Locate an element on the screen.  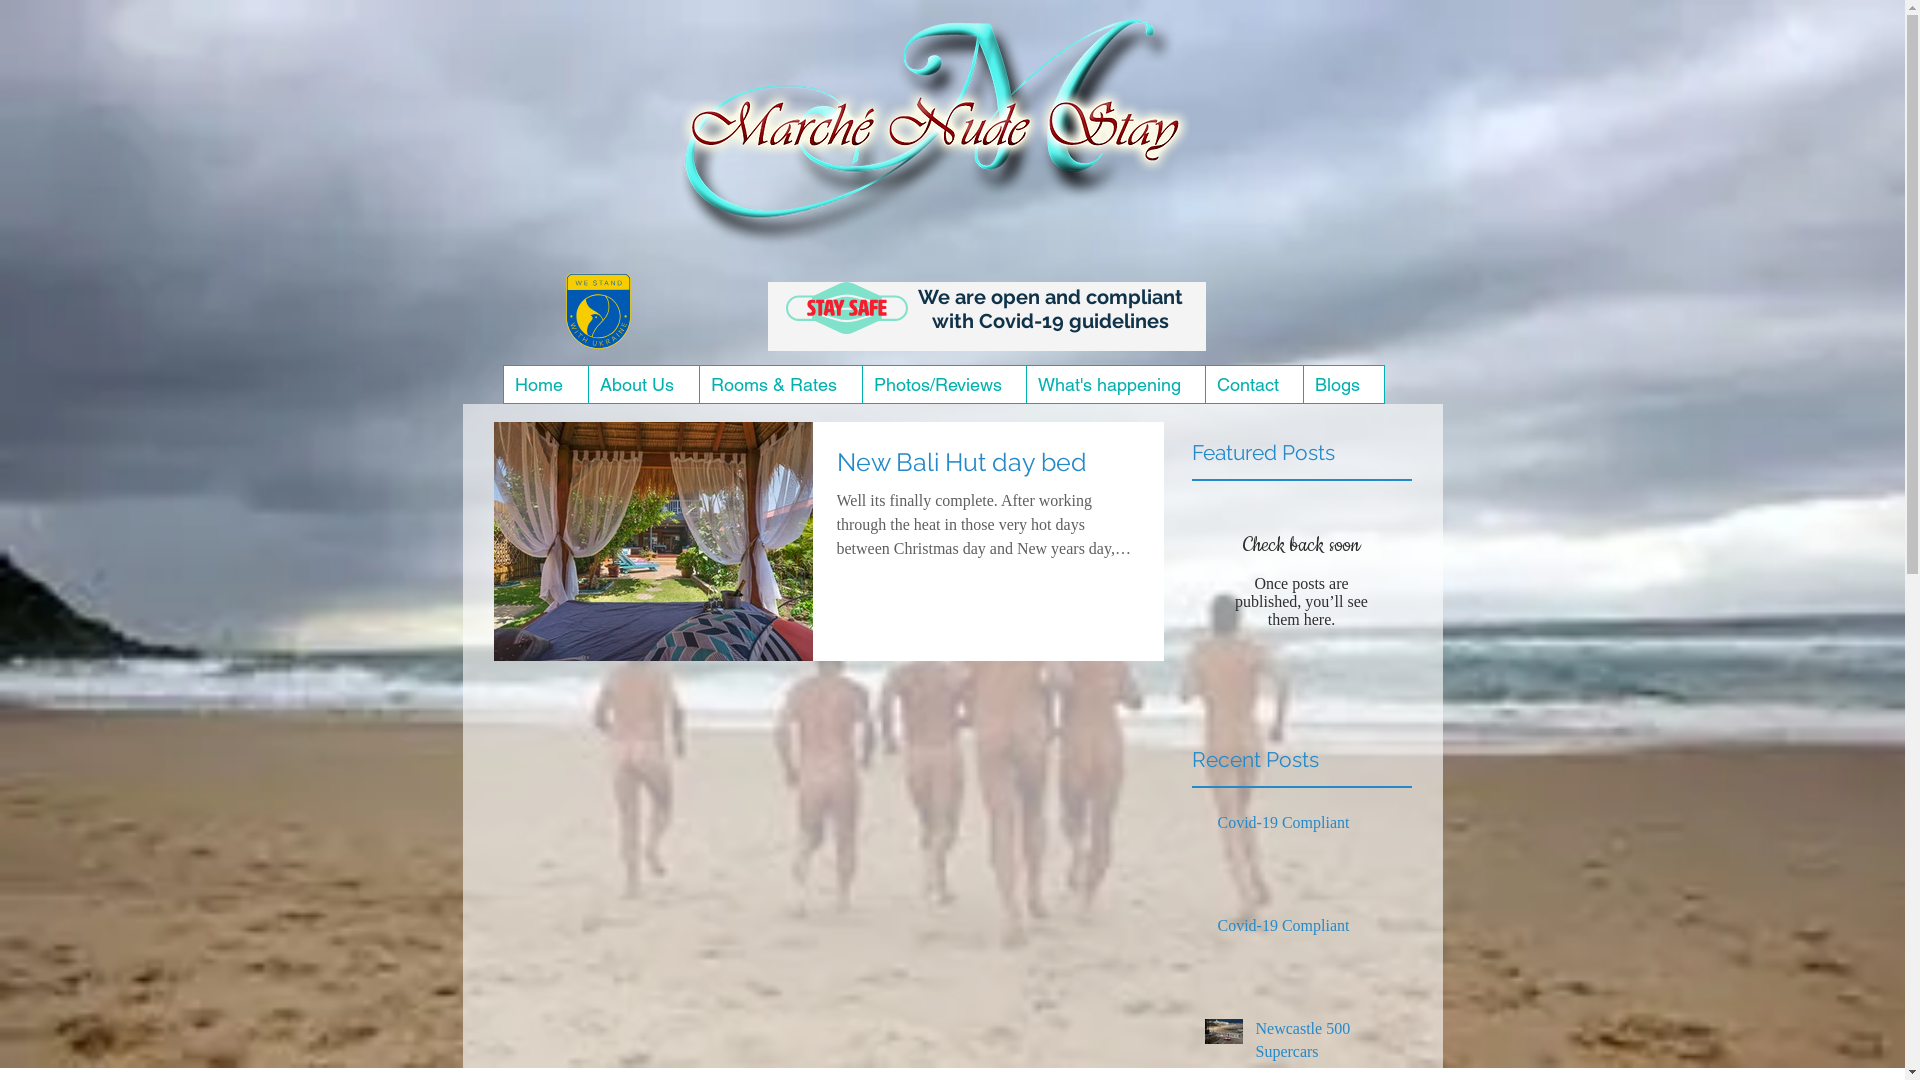
'Covid-19 Compliant' is located at coordinates (1309, 826).